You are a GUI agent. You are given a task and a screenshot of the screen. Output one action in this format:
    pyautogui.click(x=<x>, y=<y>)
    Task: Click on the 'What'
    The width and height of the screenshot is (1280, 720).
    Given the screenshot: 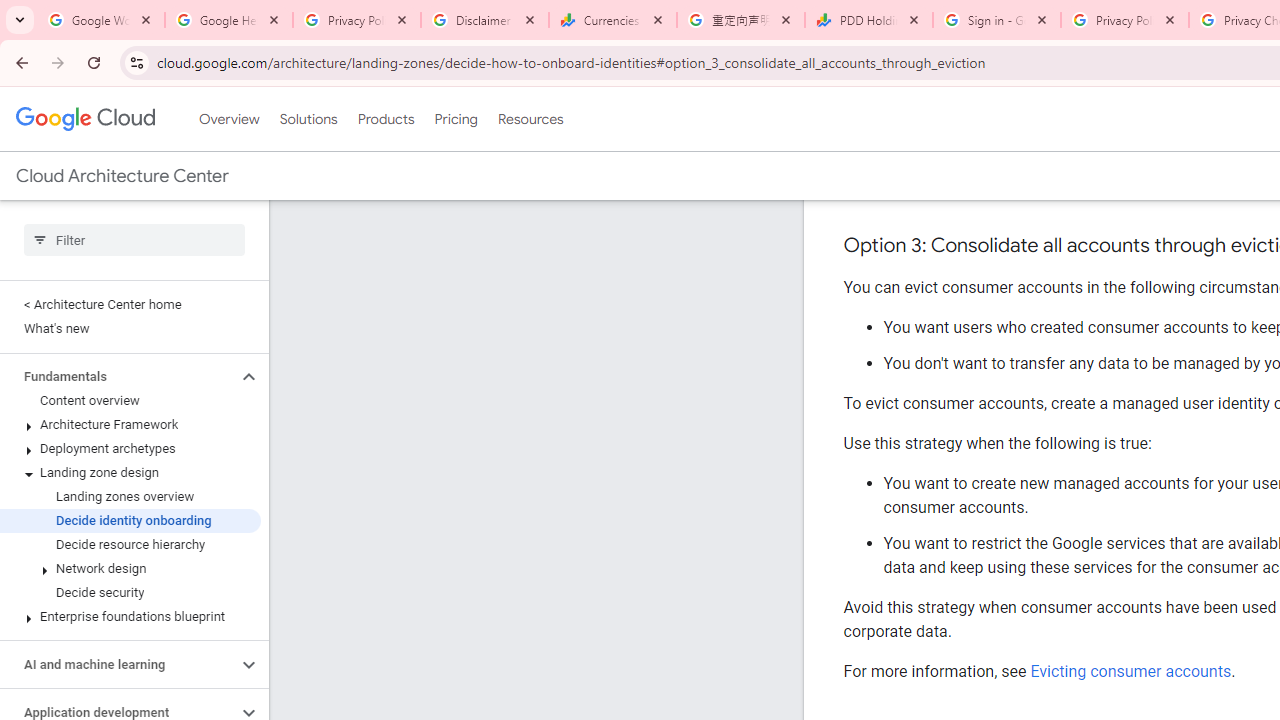 What is the action you would take?
    pyautogui.click(x=129, y=328)
    